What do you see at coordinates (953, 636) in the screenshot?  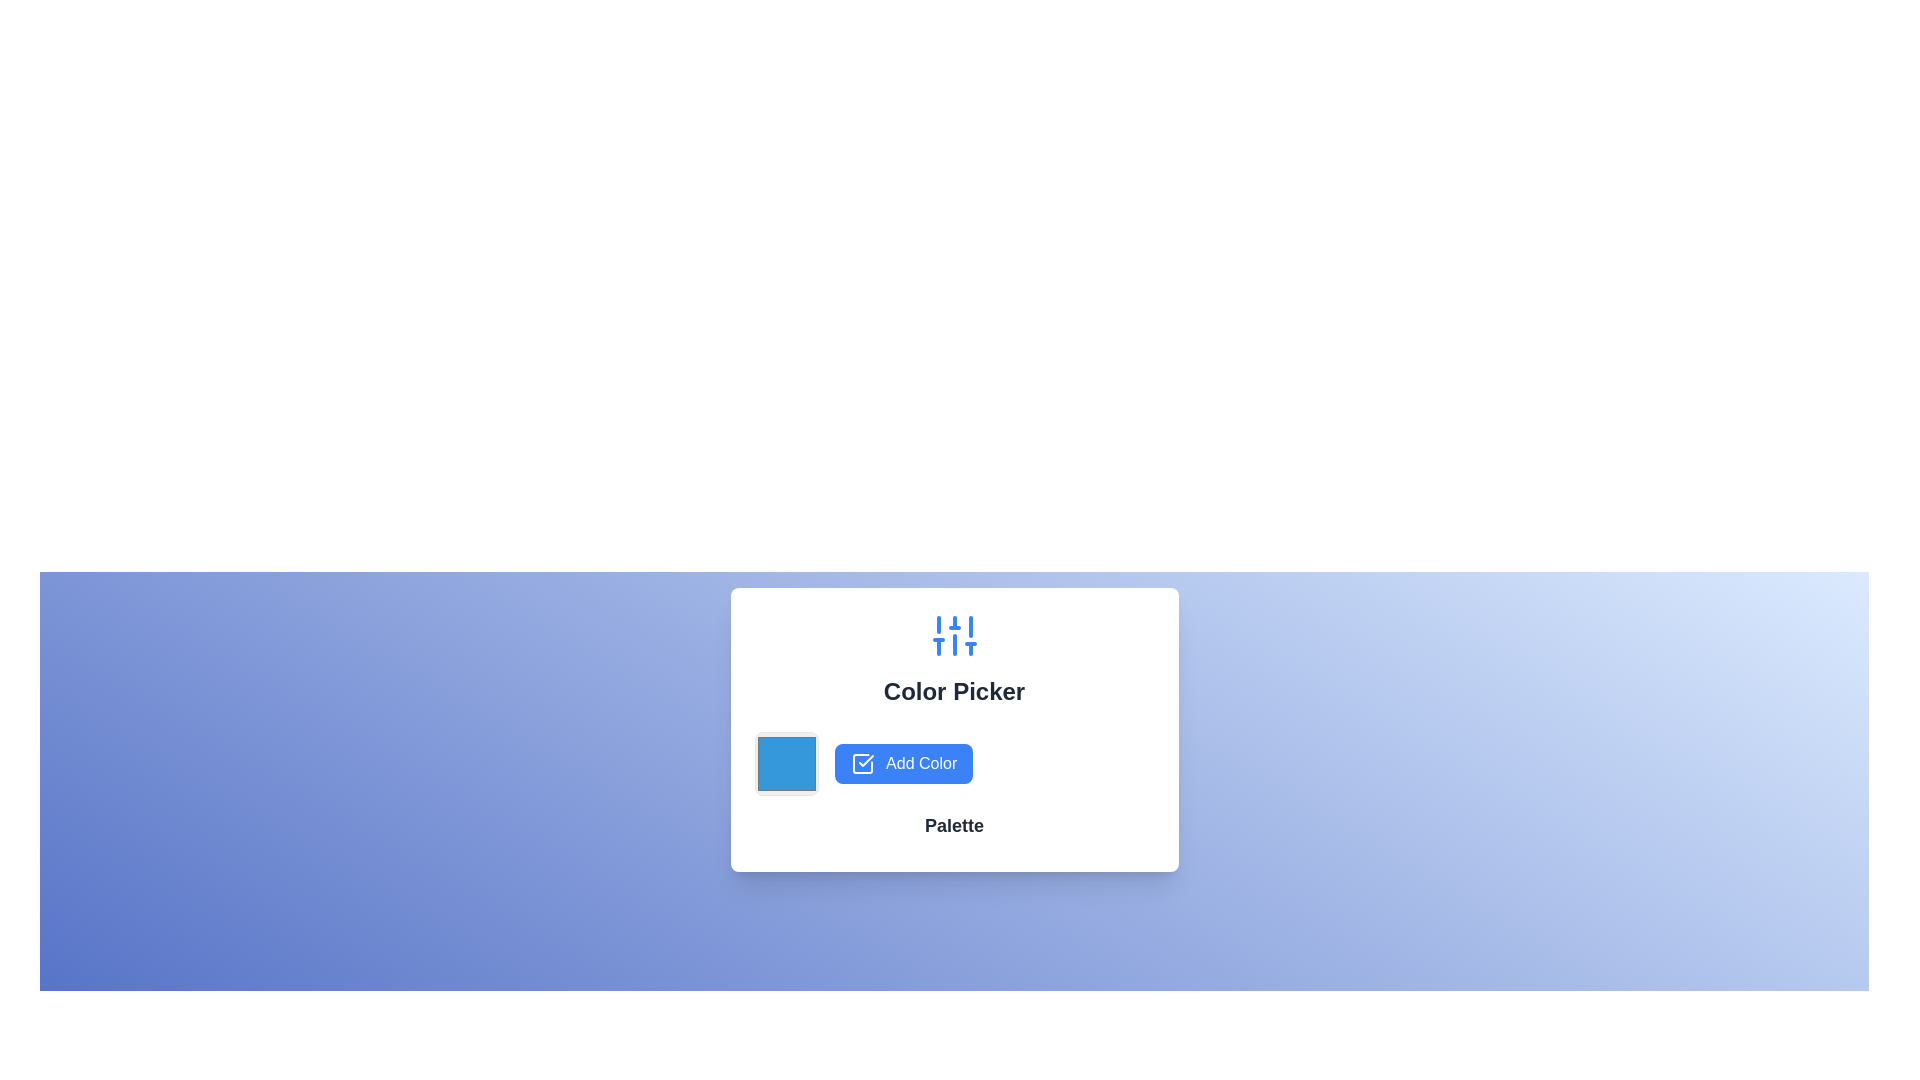 I see `the adjustment or customization icon located at the top center of the 'Color Picker' section, above the 'Color Picker' text label` at bounding box center [953, 636].